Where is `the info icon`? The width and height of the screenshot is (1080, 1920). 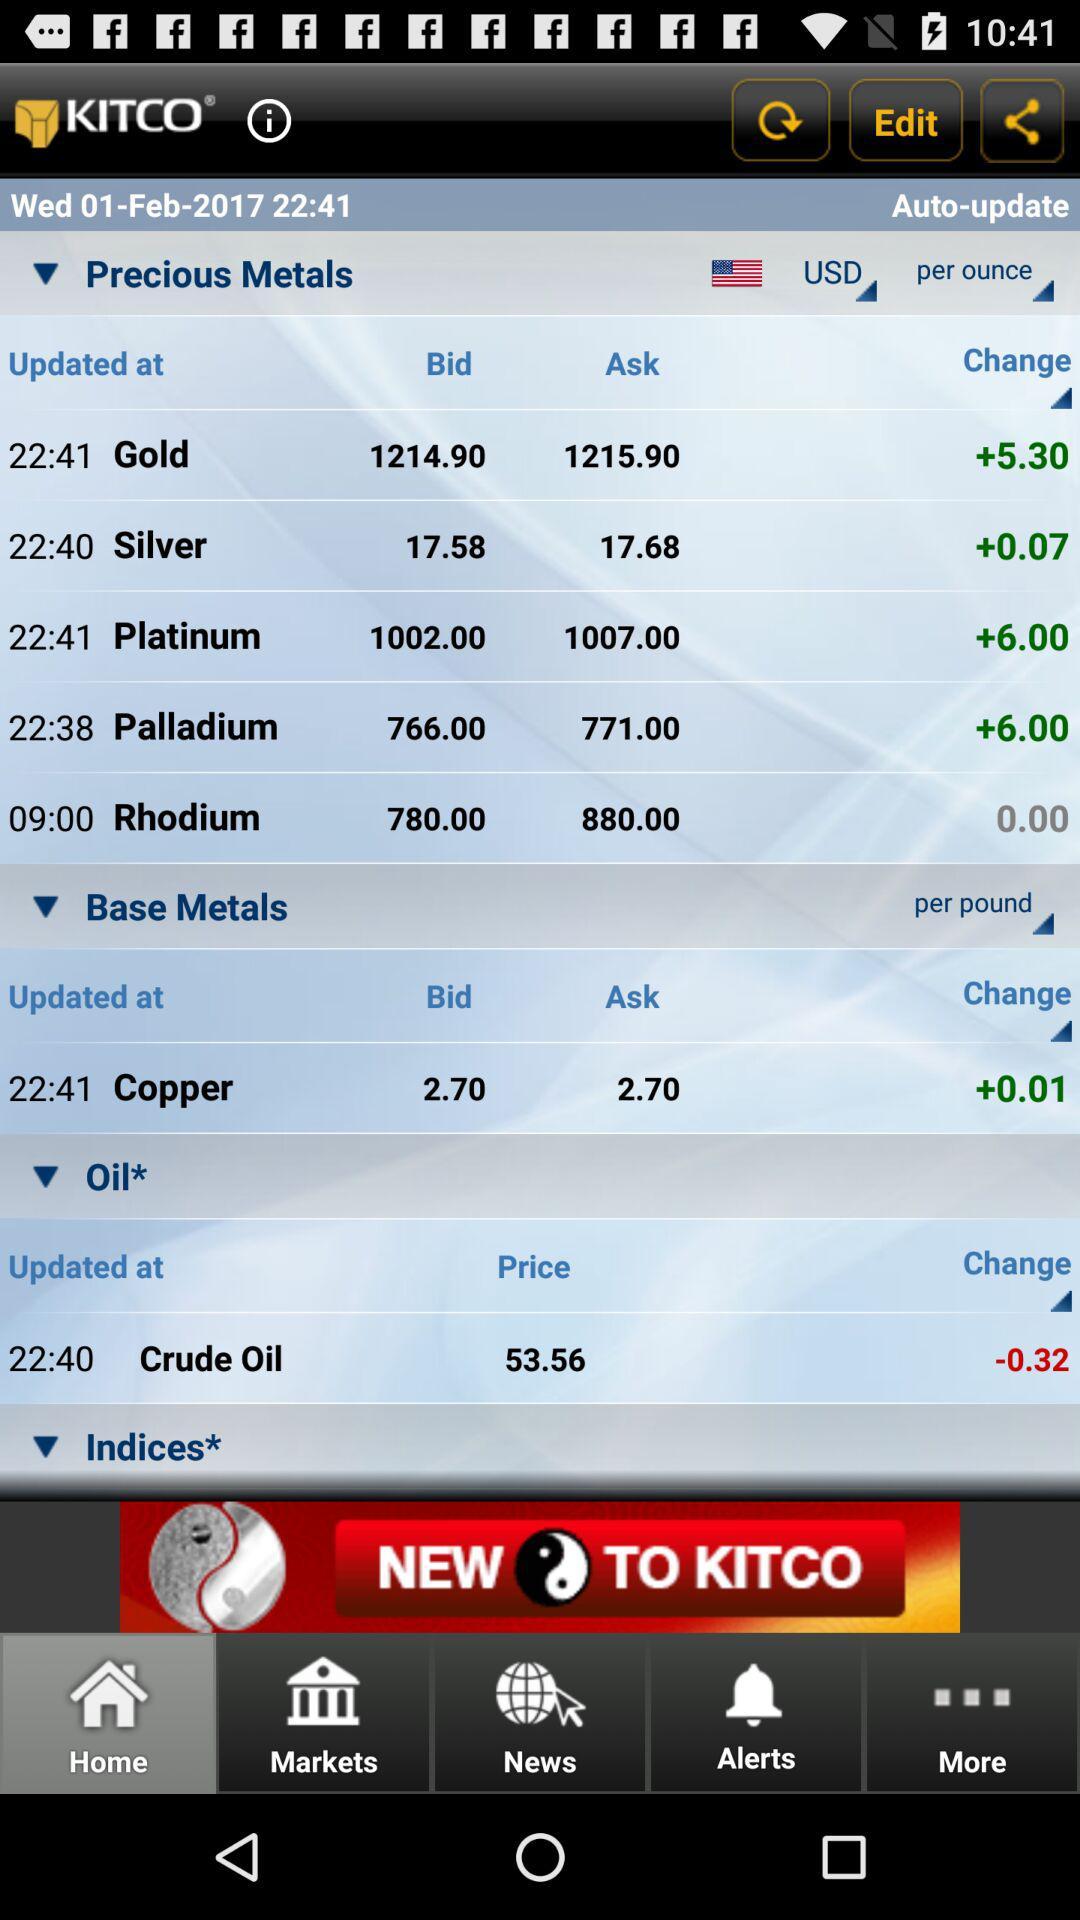
the info icon is located at coordinates (268, 128).